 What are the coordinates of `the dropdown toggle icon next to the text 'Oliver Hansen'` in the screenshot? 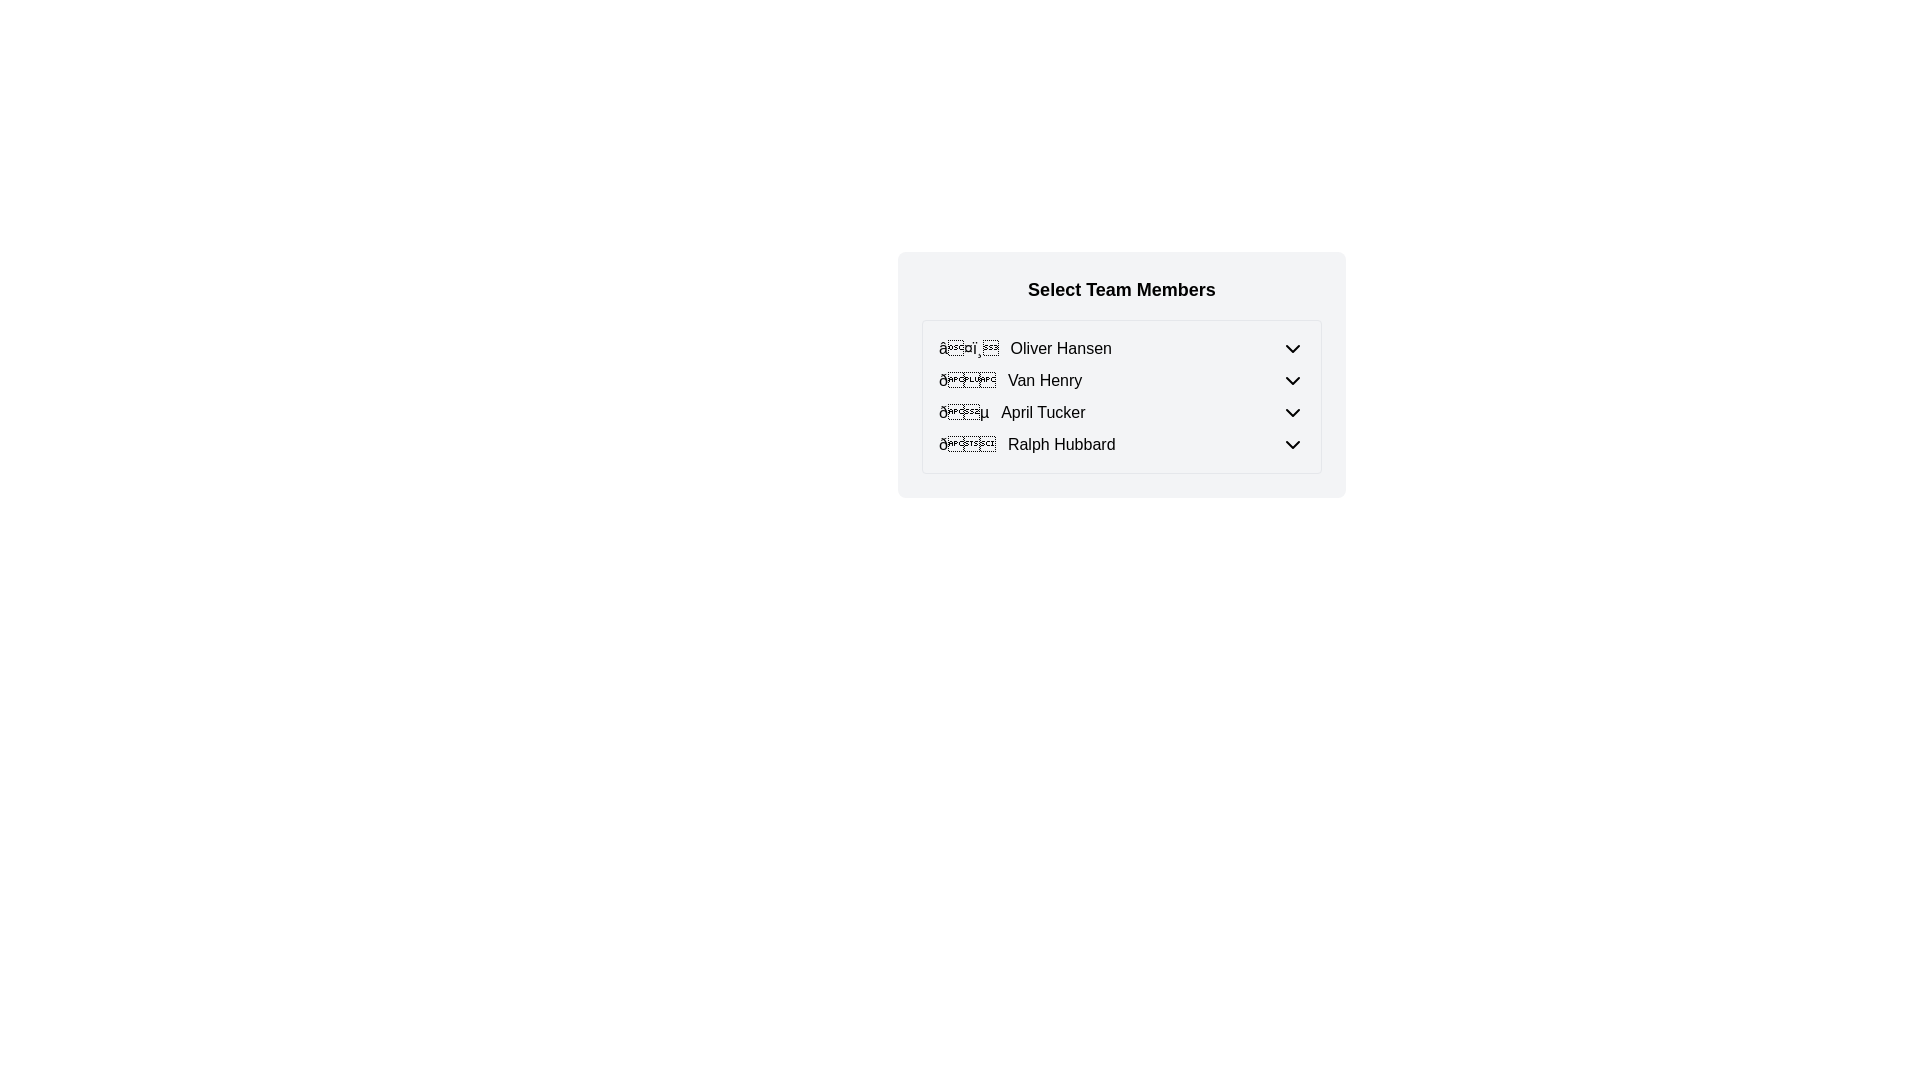 It's located at (1292, 347).